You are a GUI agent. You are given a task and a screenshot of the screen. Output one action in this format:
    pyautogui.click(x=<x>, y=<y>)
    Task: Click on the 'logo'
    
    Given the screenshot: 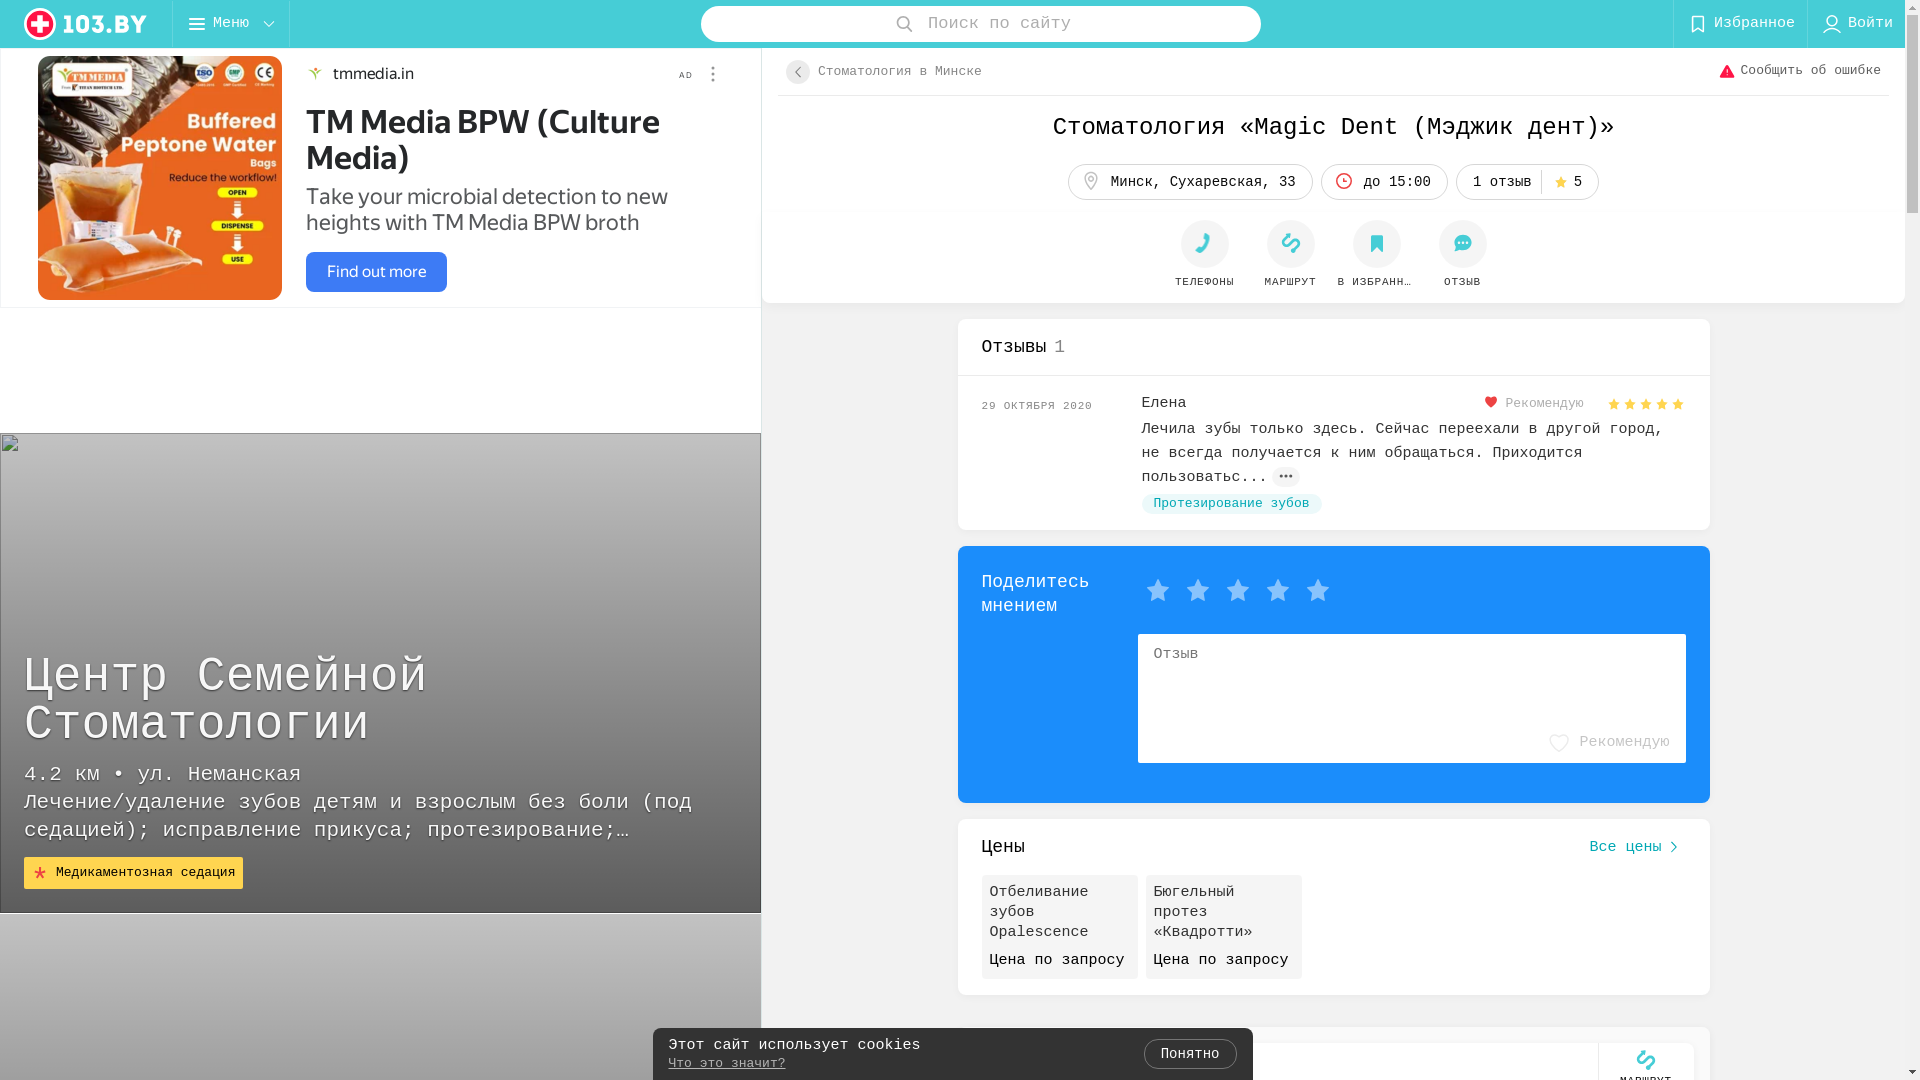 What is the action you would take?
    pyautogui.click(x=85, y=23)
    